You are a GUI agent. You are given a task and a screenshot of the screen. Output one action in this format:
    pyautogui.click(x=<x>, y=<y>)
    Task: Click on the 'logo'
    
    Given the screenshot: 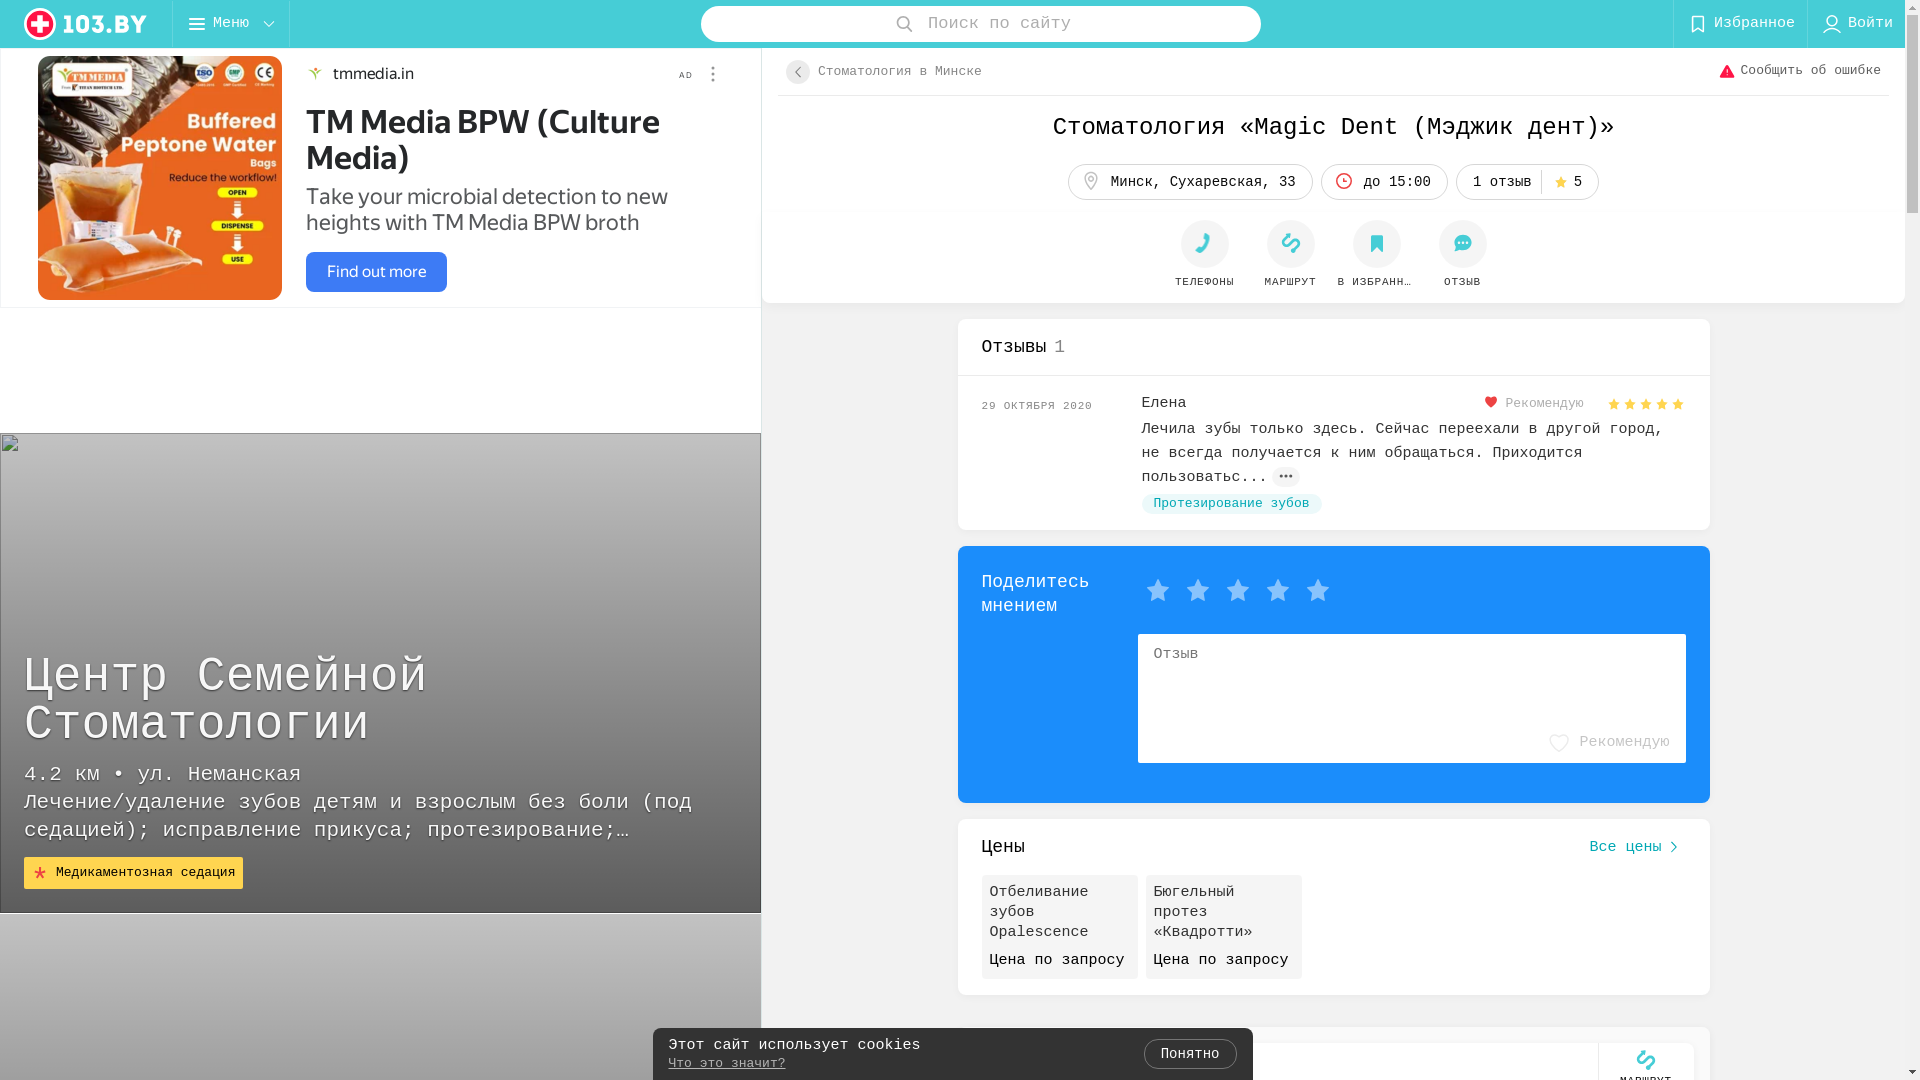 What is the action you would take?
    pyautogui.click(x=85, y=23)
    